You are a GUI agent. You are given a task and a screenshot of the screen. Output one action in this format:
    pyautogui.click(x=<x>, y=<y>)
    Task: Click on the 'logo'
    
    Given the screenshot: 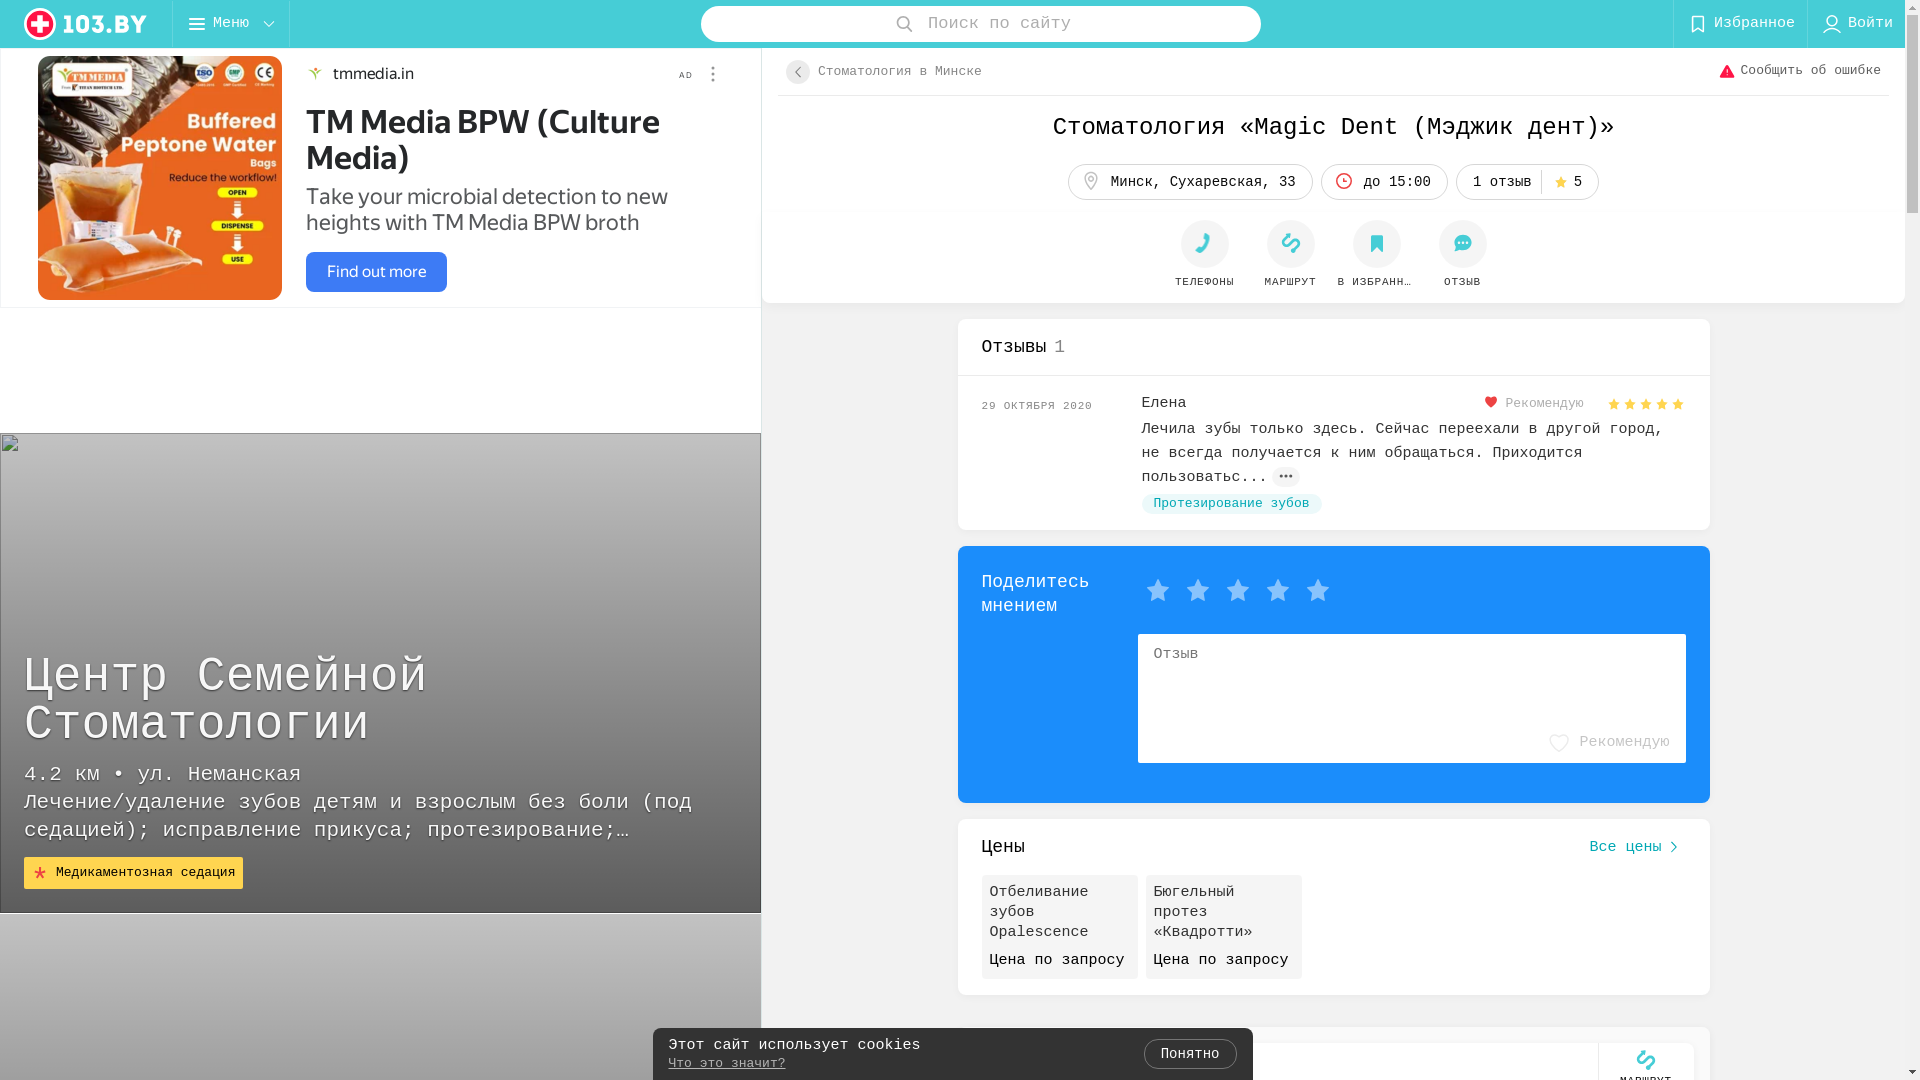 What is the action you would take?
    pyautogui.click(x=85, y=23)
    